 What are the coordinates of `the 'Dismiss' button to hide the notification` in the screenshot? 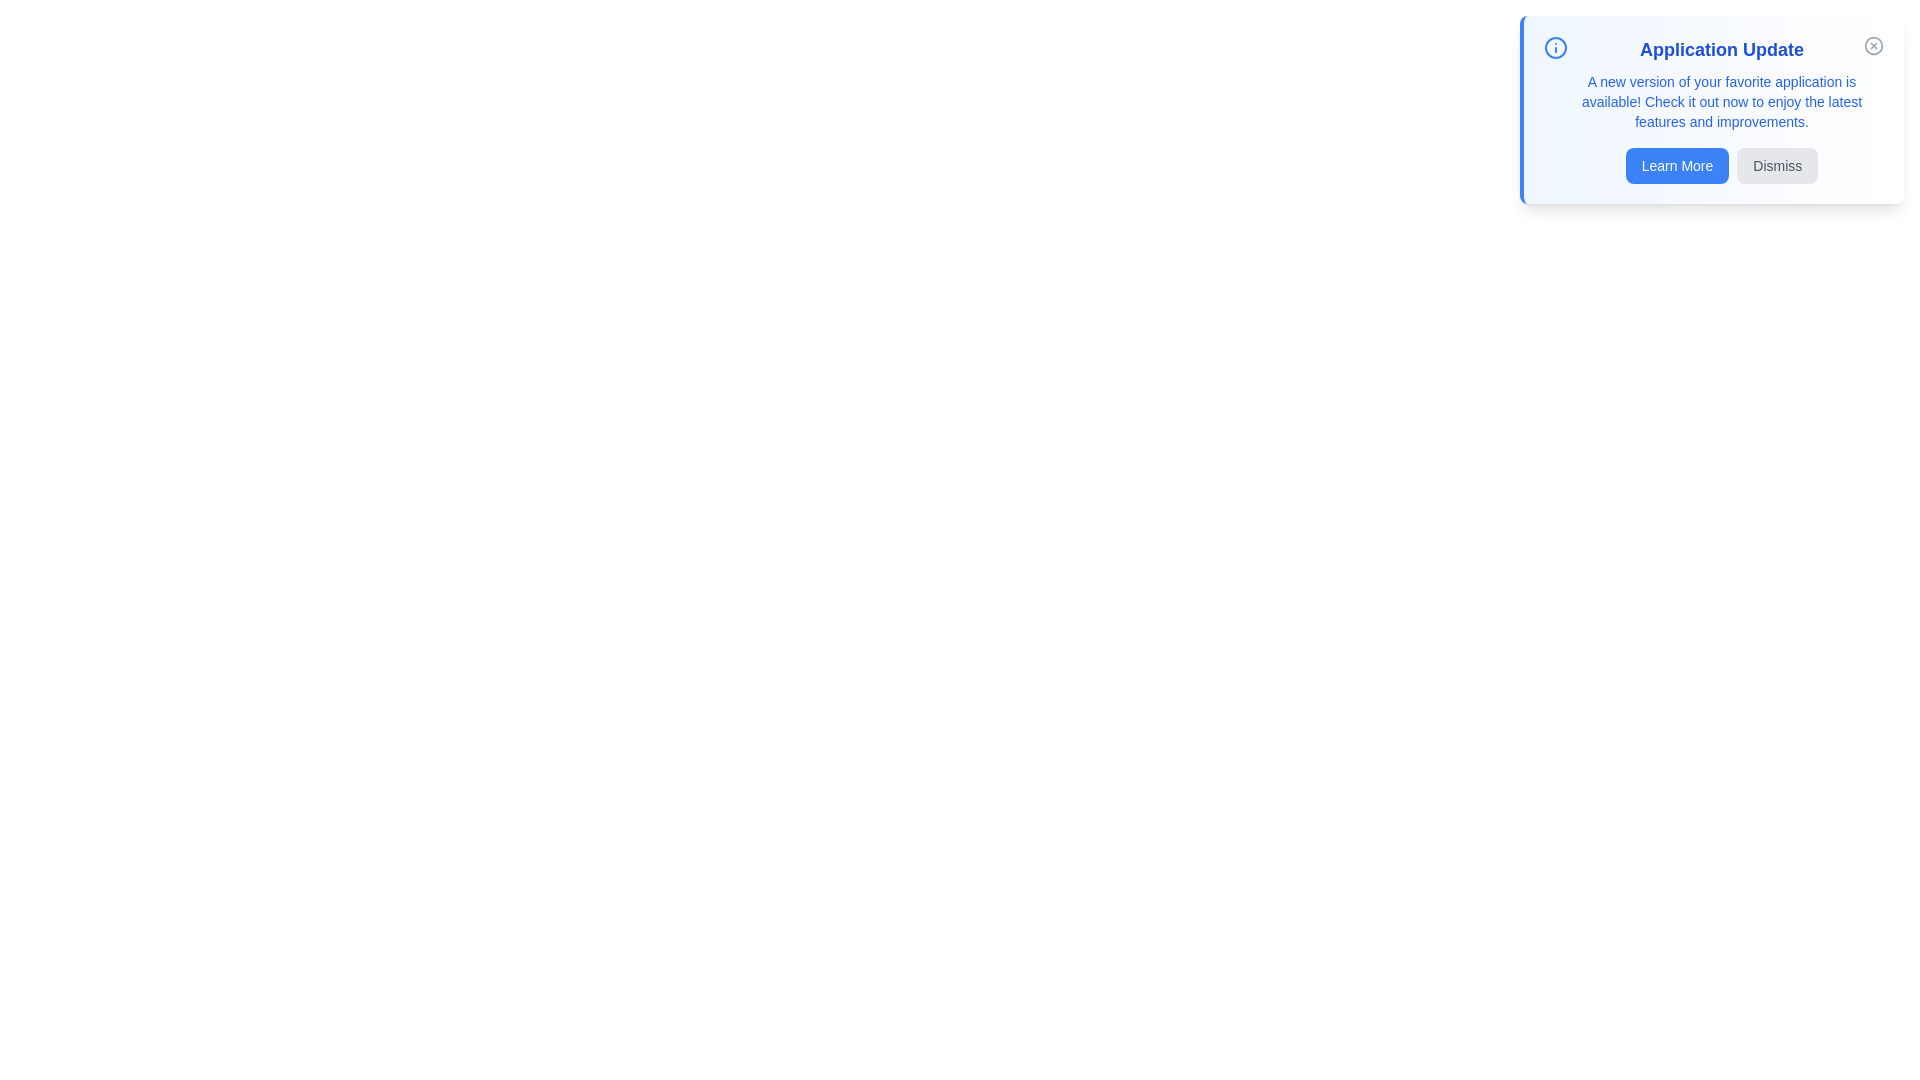 It's located at (1777, 164).